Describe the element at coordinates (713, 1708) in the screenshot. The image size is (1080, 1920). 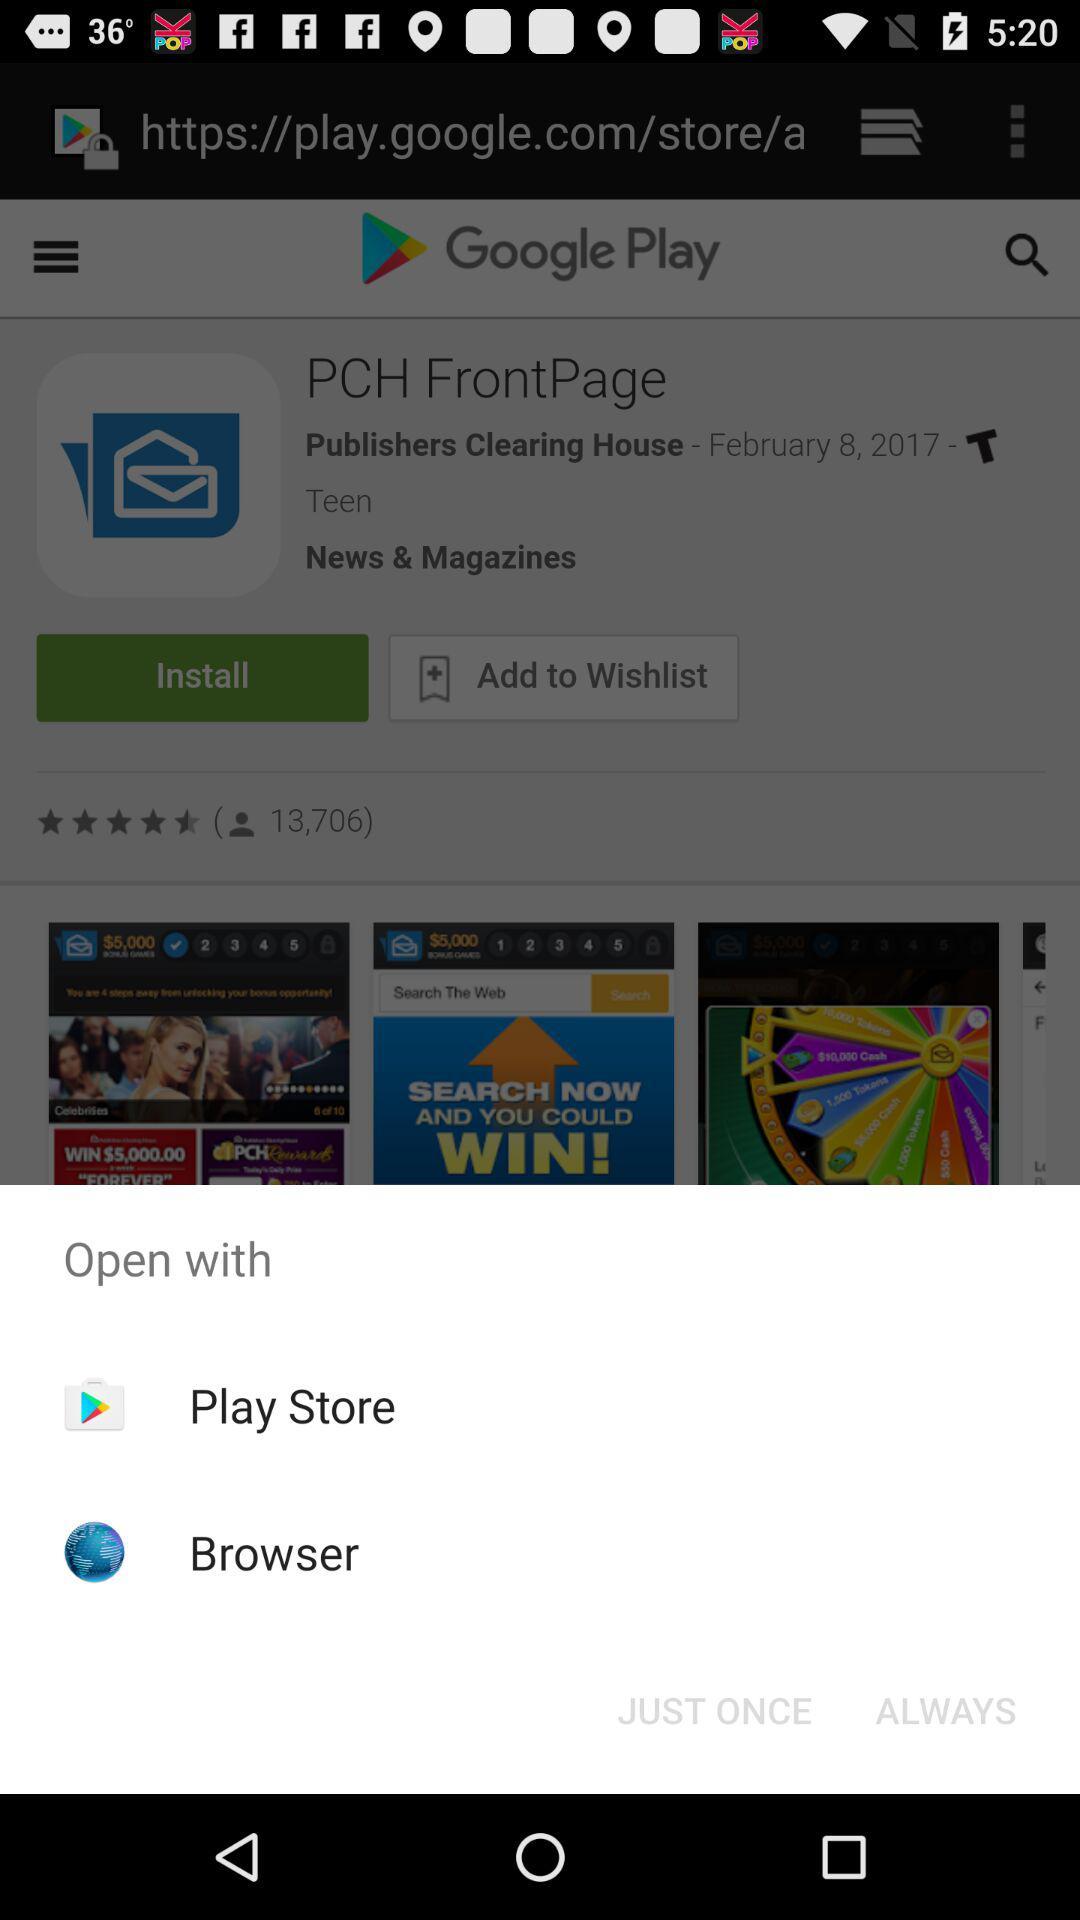
I see `just once item` at that location.